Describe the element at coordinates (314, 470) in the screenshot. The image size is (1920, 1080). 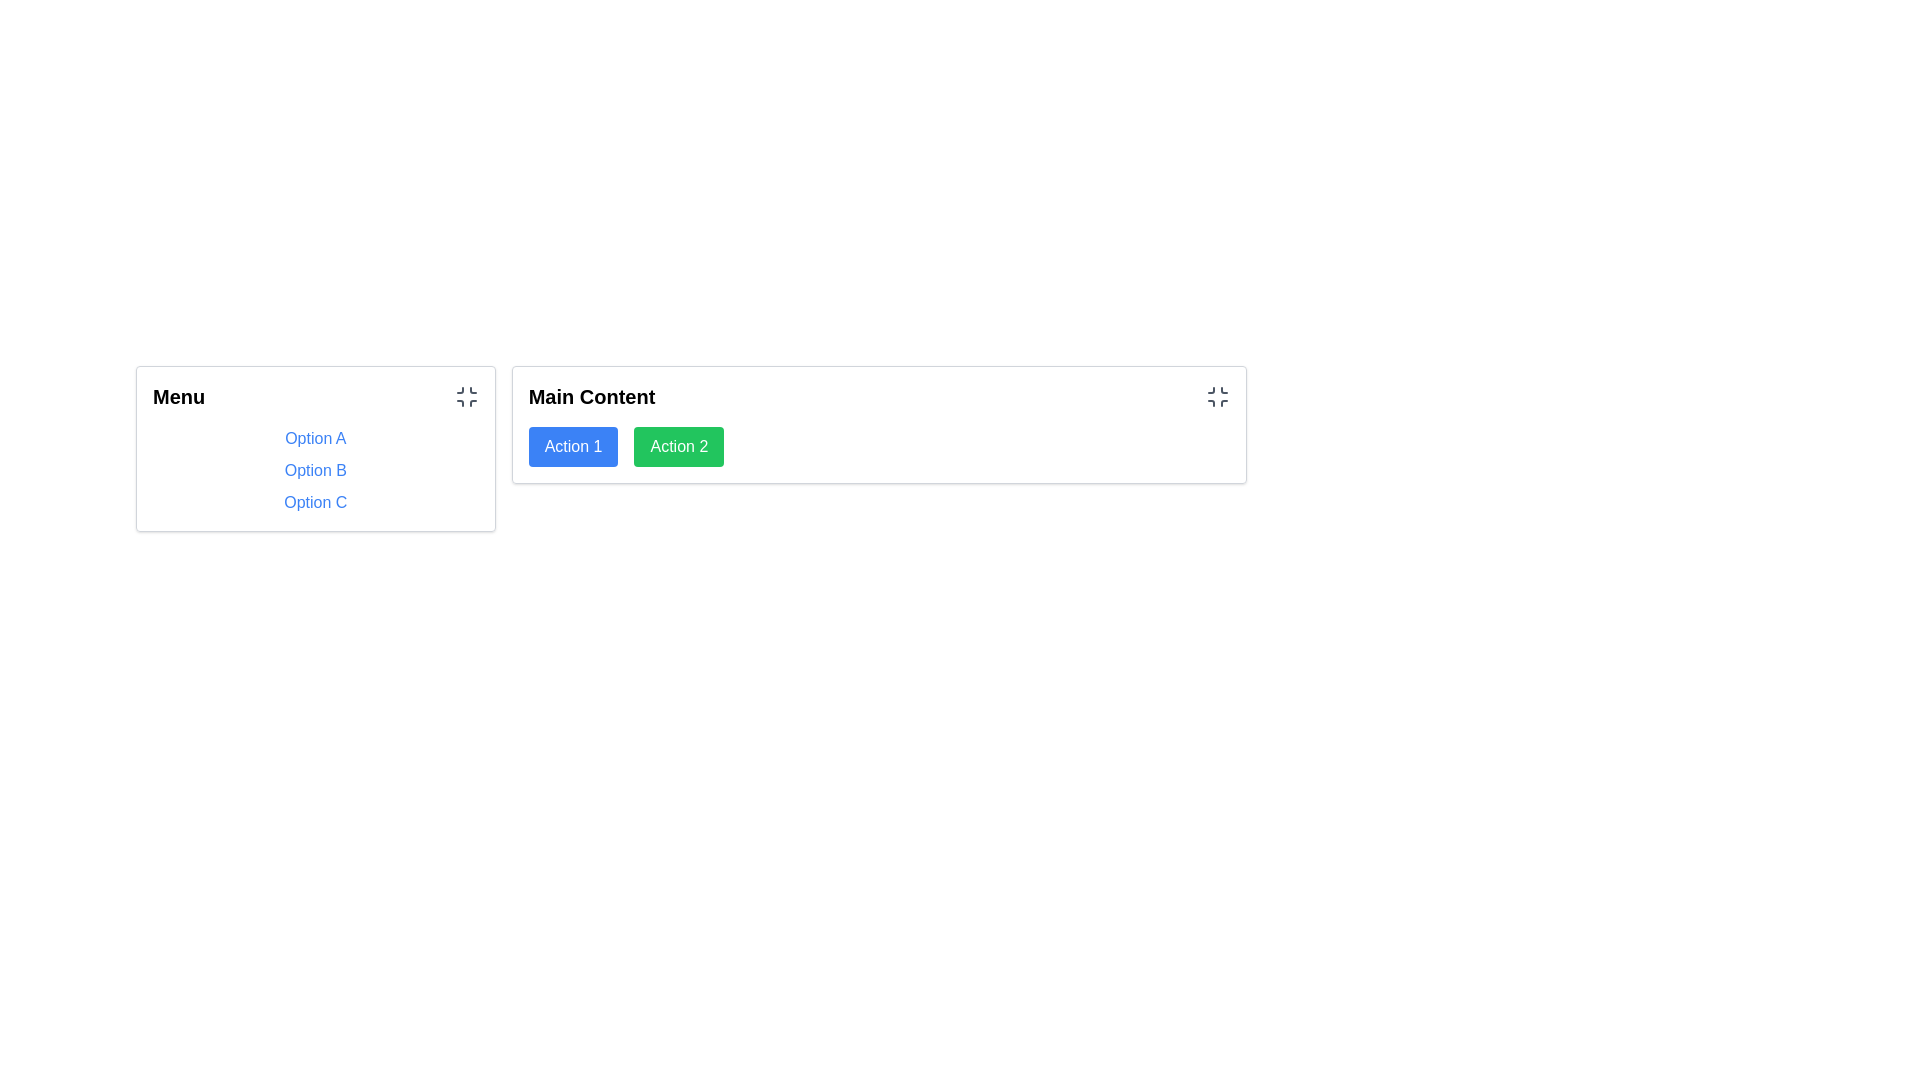
I see `the second option of the Interactive List, which is styled with blue font and underlines on hover, located below the 'Menu' header` at that location.